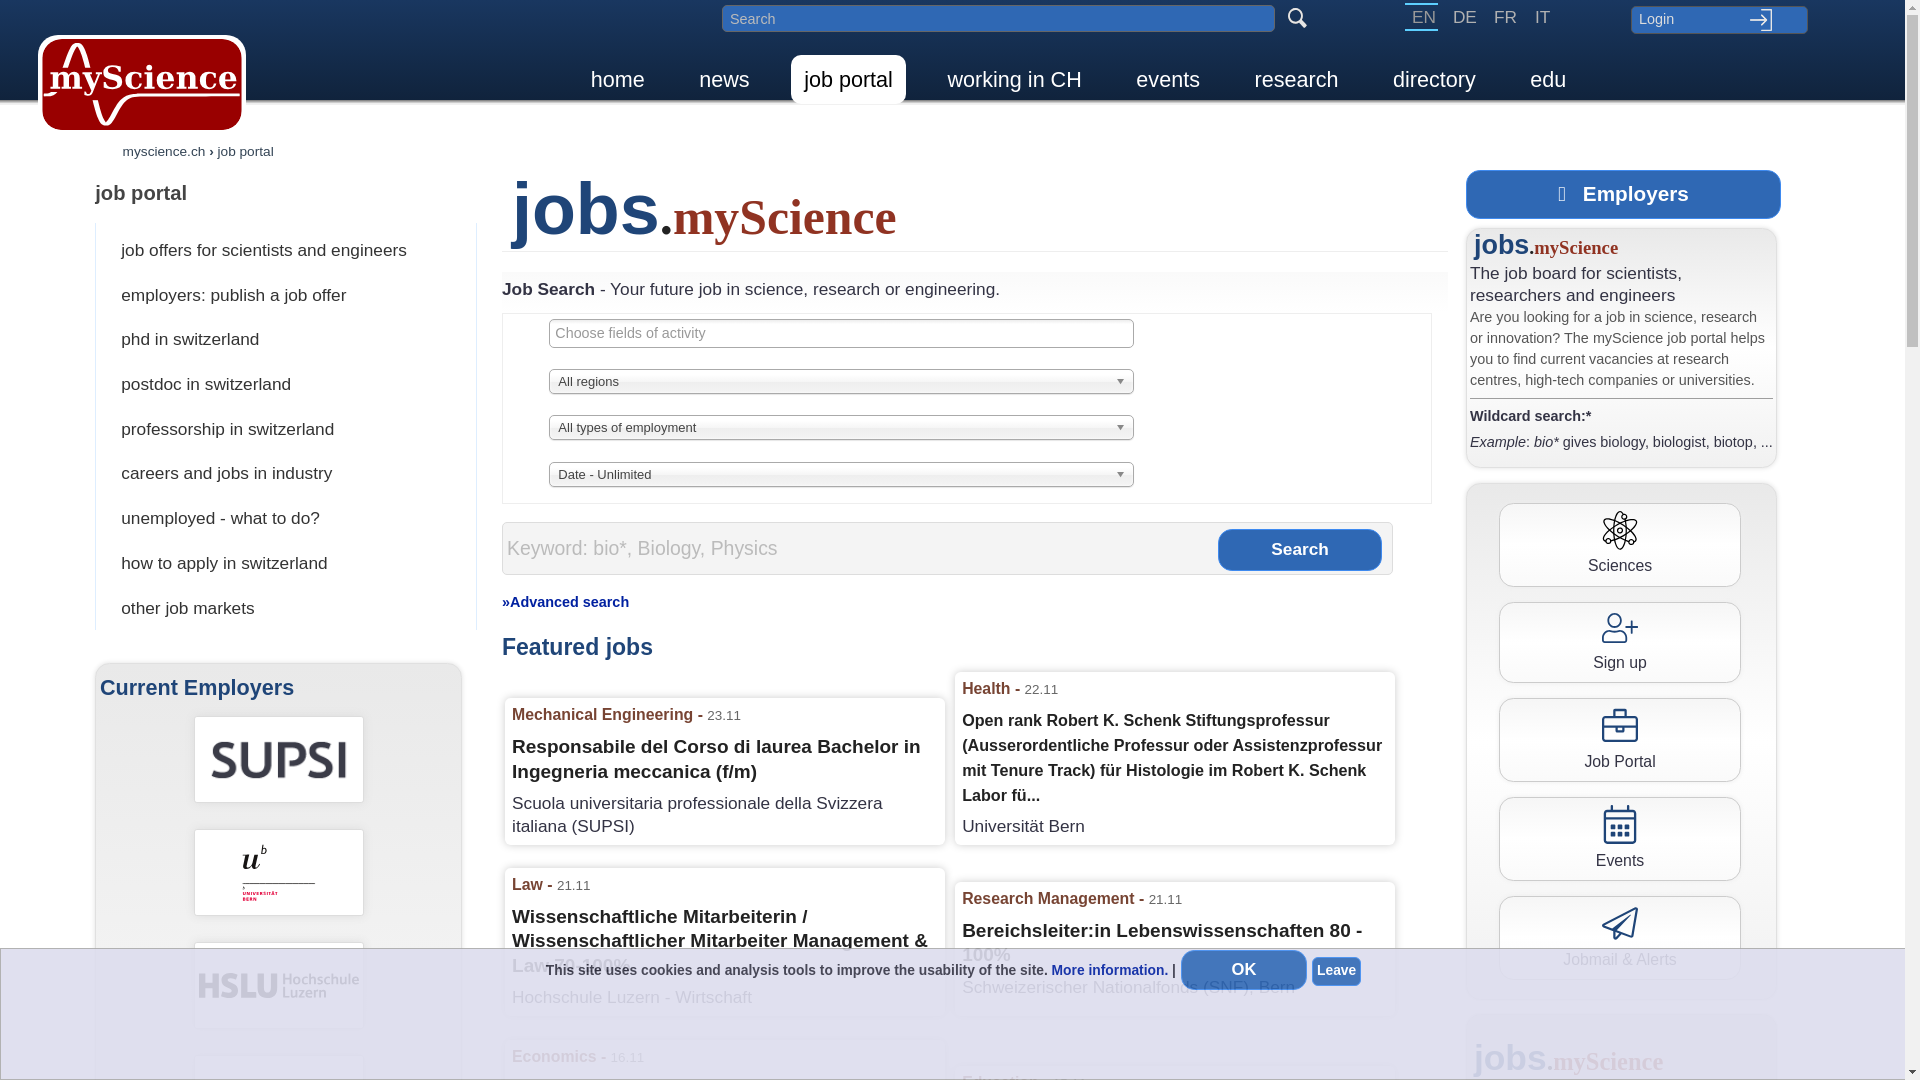  I want to click on 'Job Portal', so click(1620, 740).